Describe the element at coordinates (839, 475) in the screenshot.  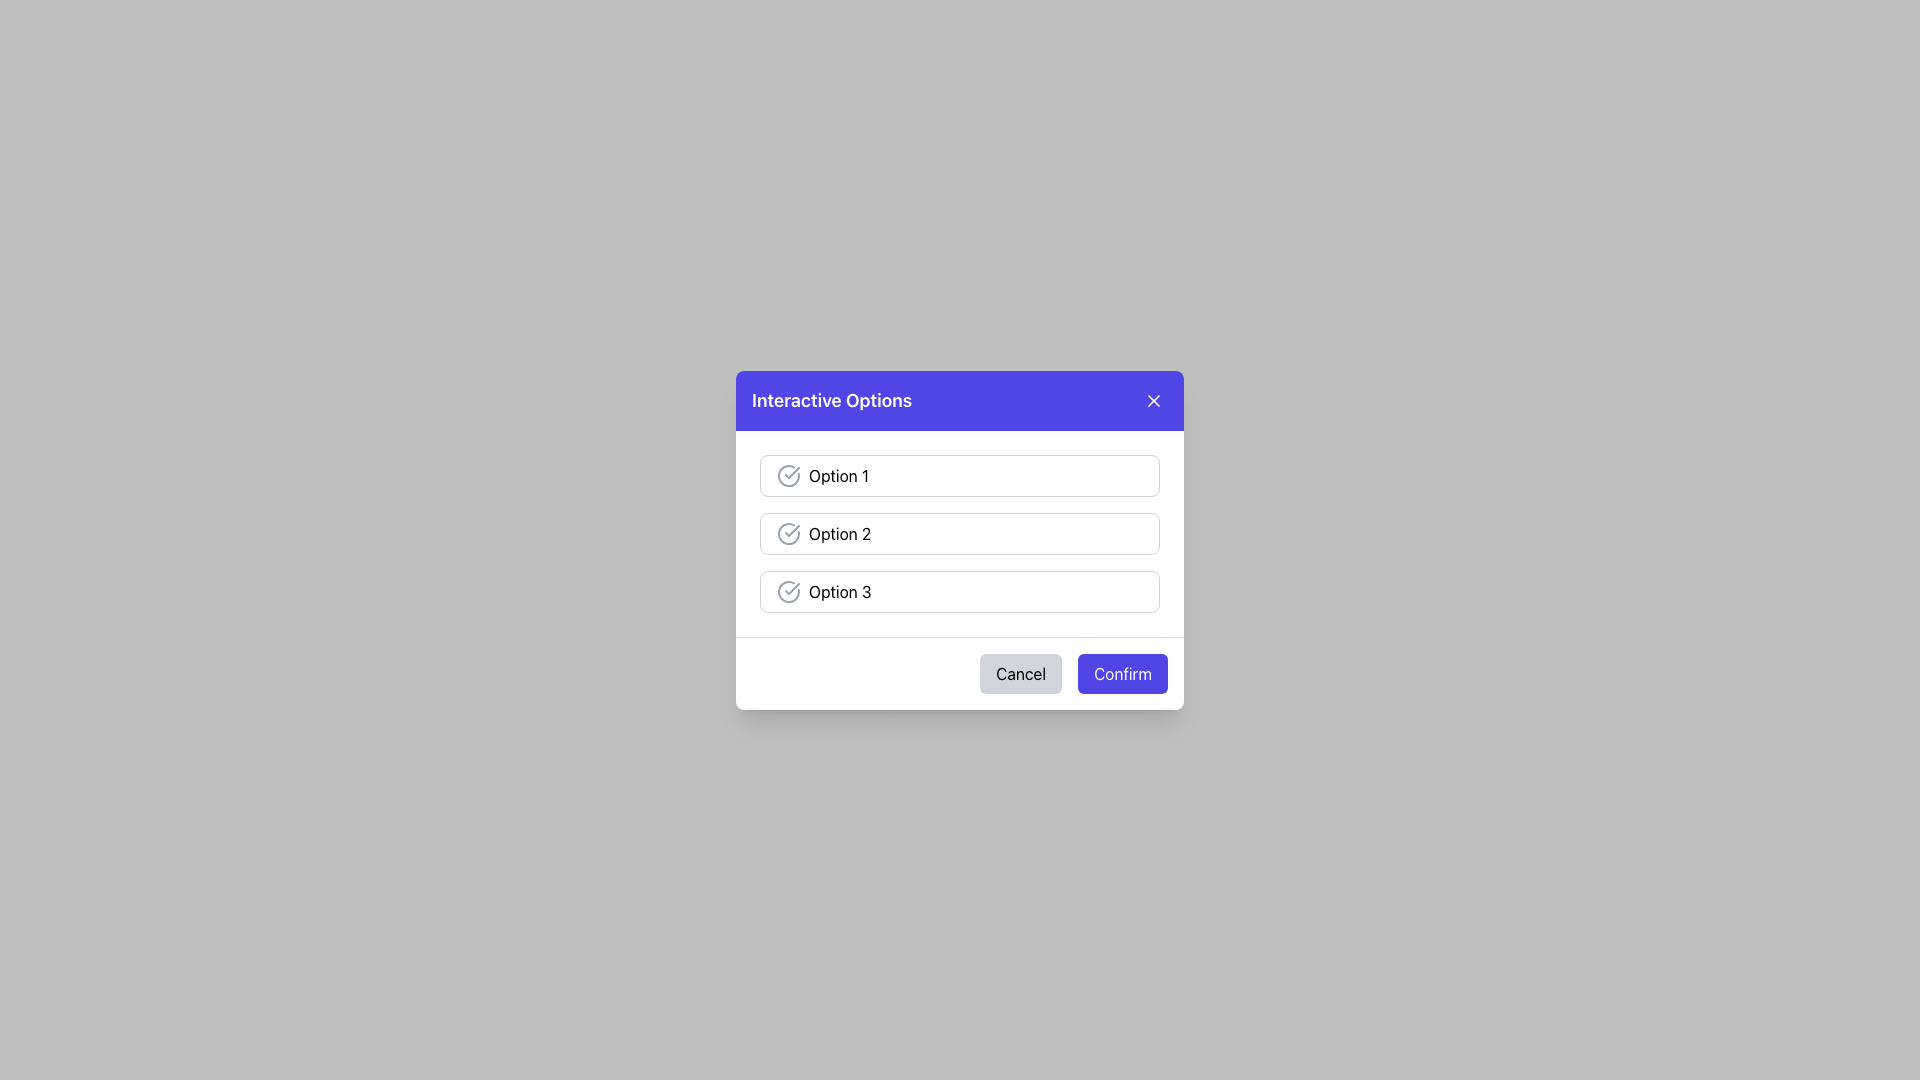
I see `text of the label representing the first option in a vertical list of selectable choices, which is positioned to the topmost of the modal's options section and aligned to the right of a checkmark icon` at that location.